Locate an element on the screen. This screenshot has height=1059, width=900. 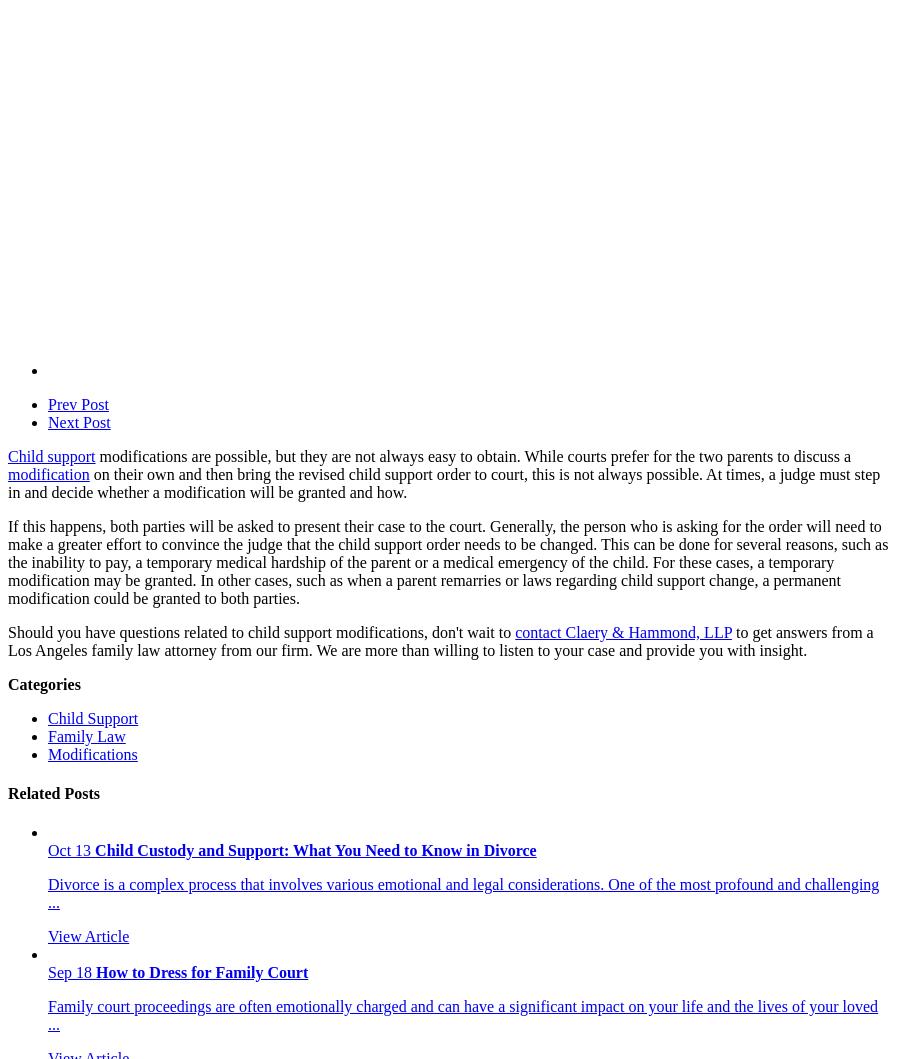
'modifications are possible, but they are not always easy to obtain. While
	 courts prefer for the two parents to discuss a' is located at coordinates (472, 455).